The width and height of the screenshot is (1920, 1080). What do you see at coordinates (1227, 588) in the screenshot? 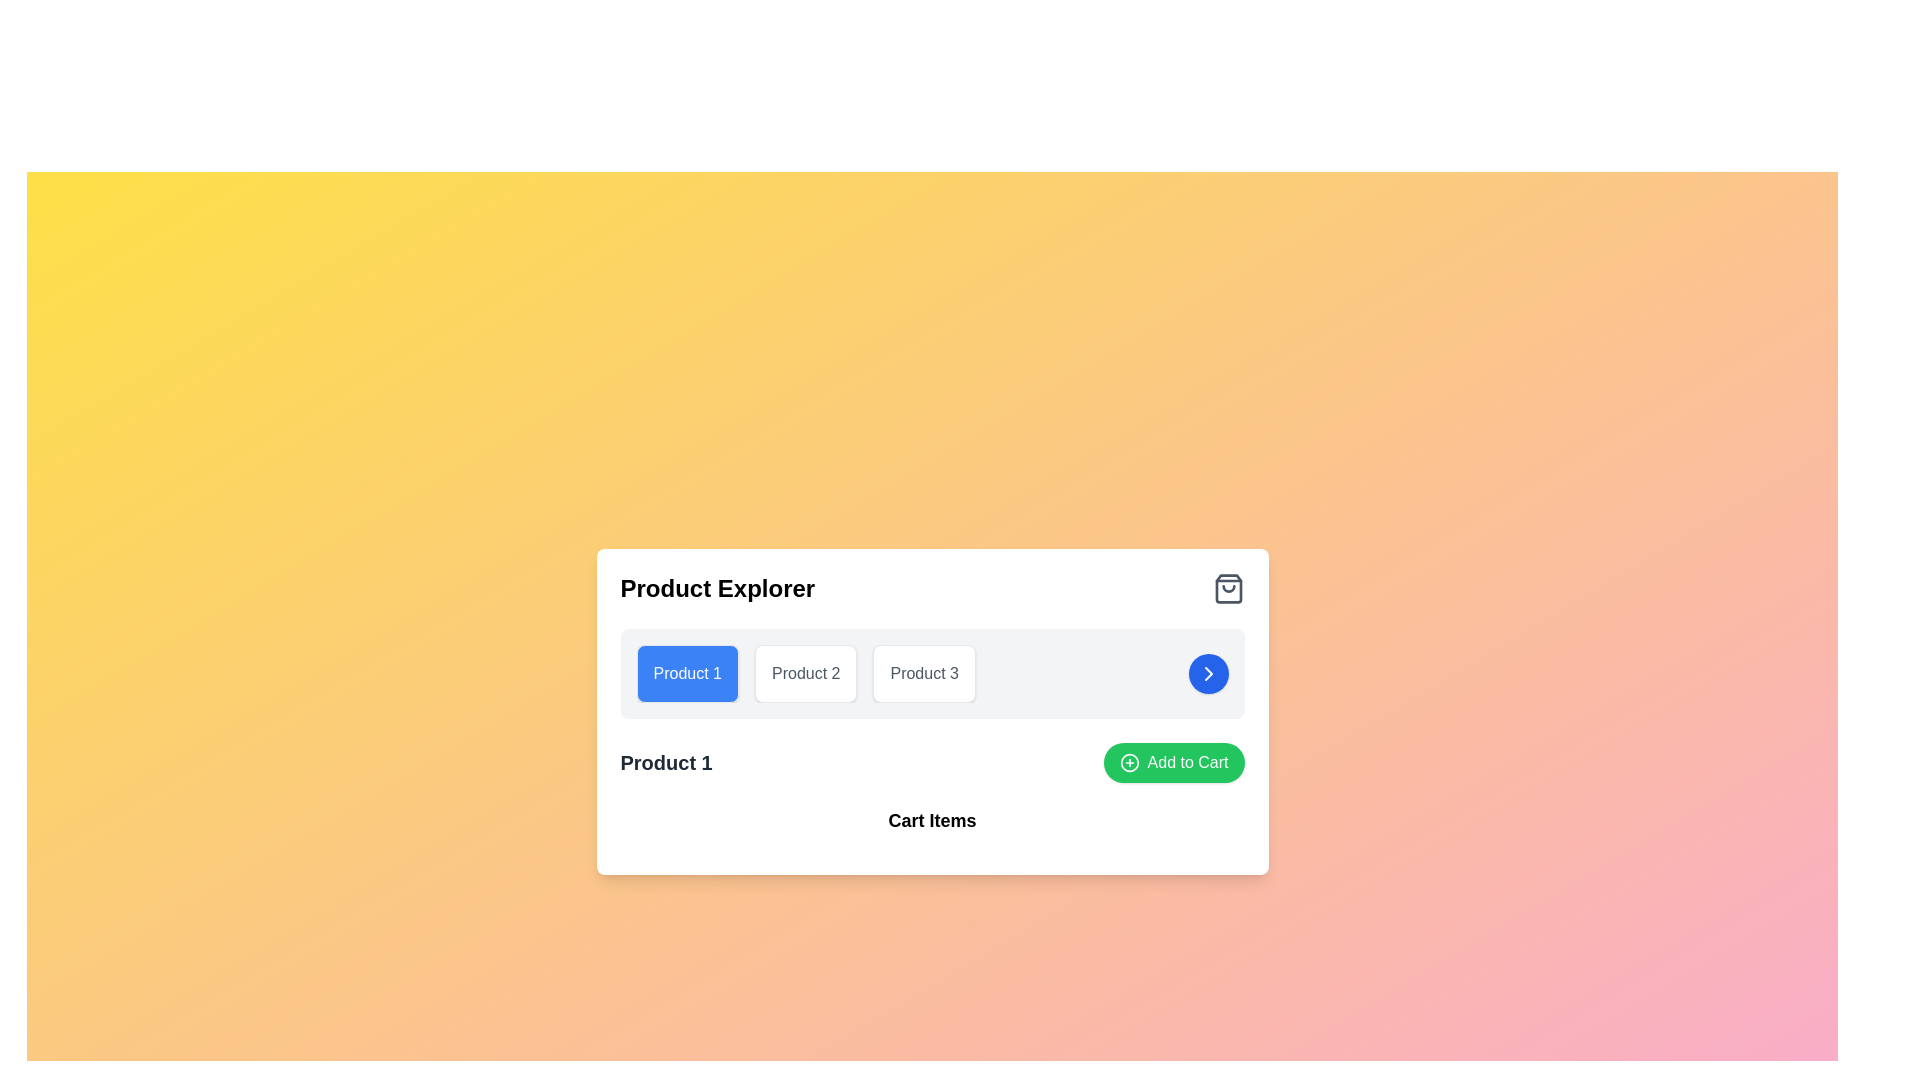
I see `the shopping bag icon with a dark gray outline located in the top-right corner of the 'Product Explorer' card` at bounding box center [1227, 588].